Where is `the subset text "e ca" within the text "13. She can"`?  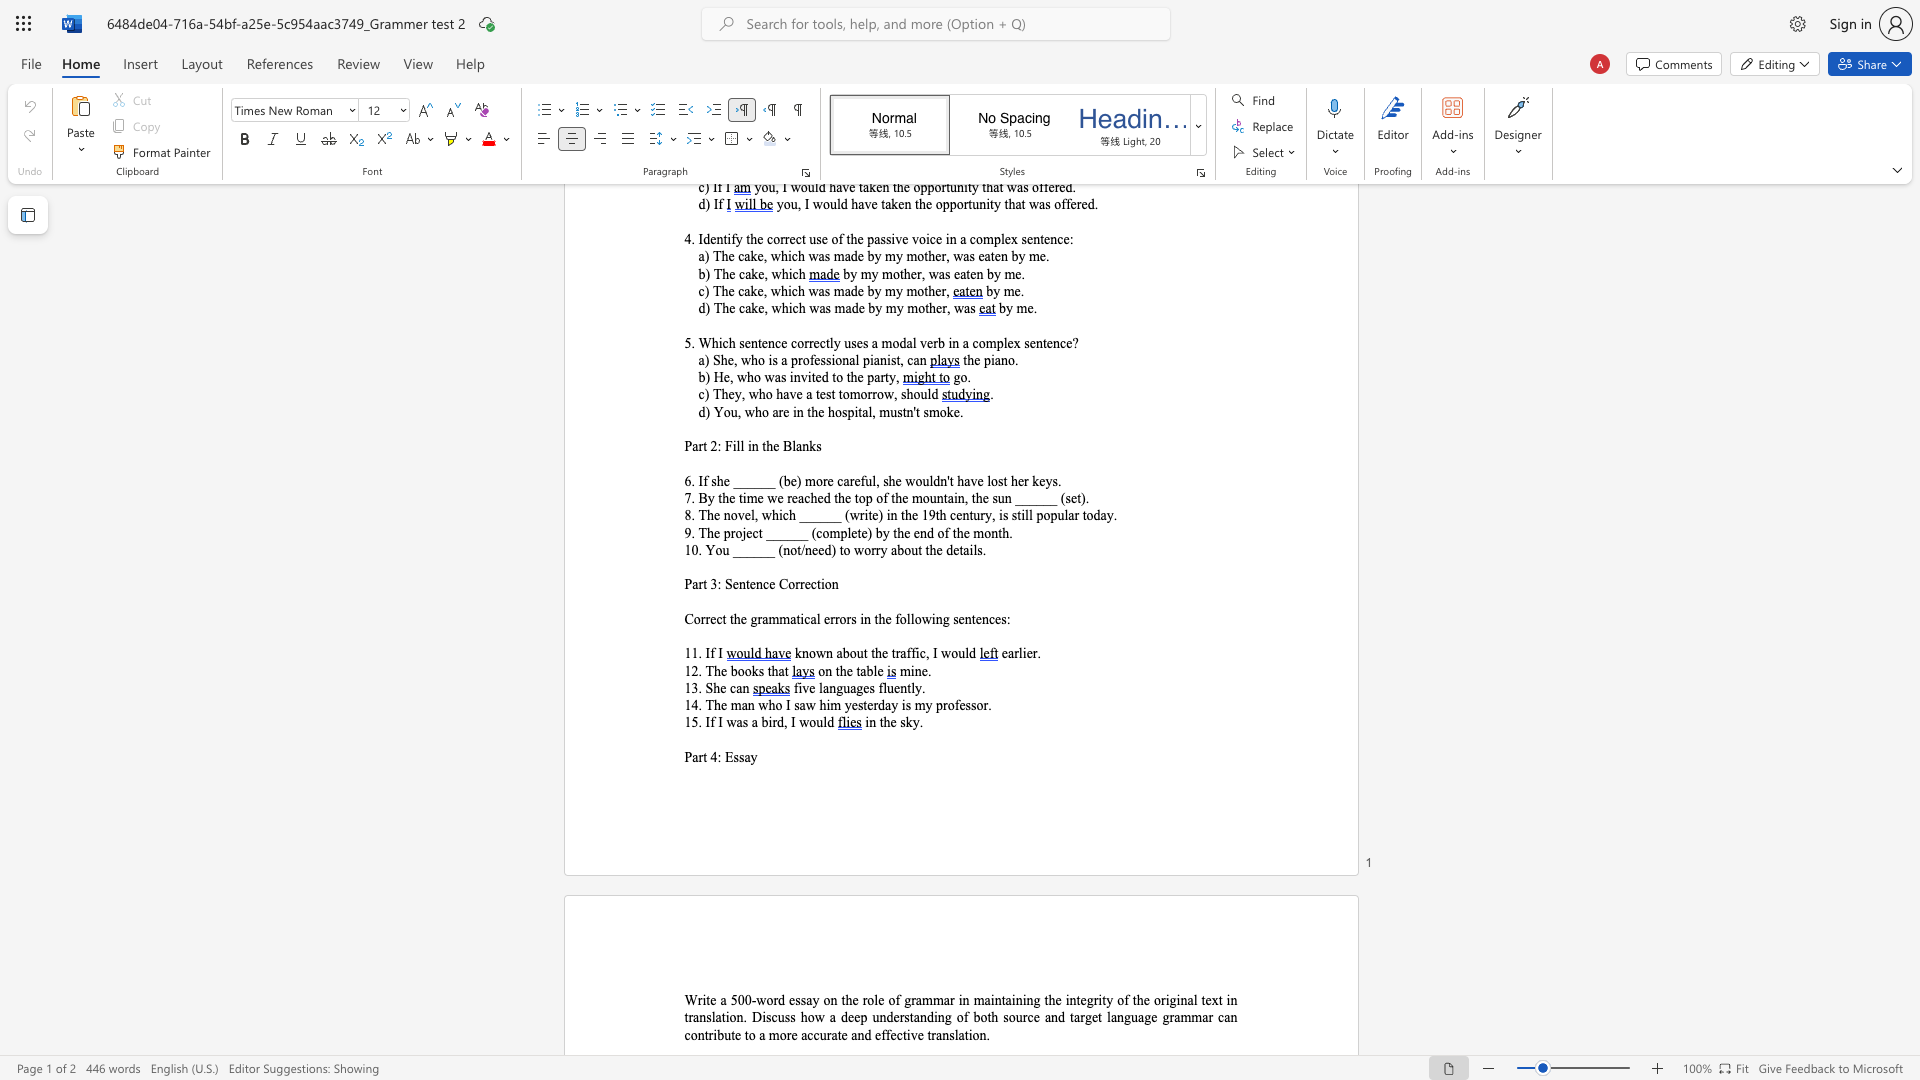
the subset text "e ca" within the text "13. She can" is located at coordinates (720, 687).